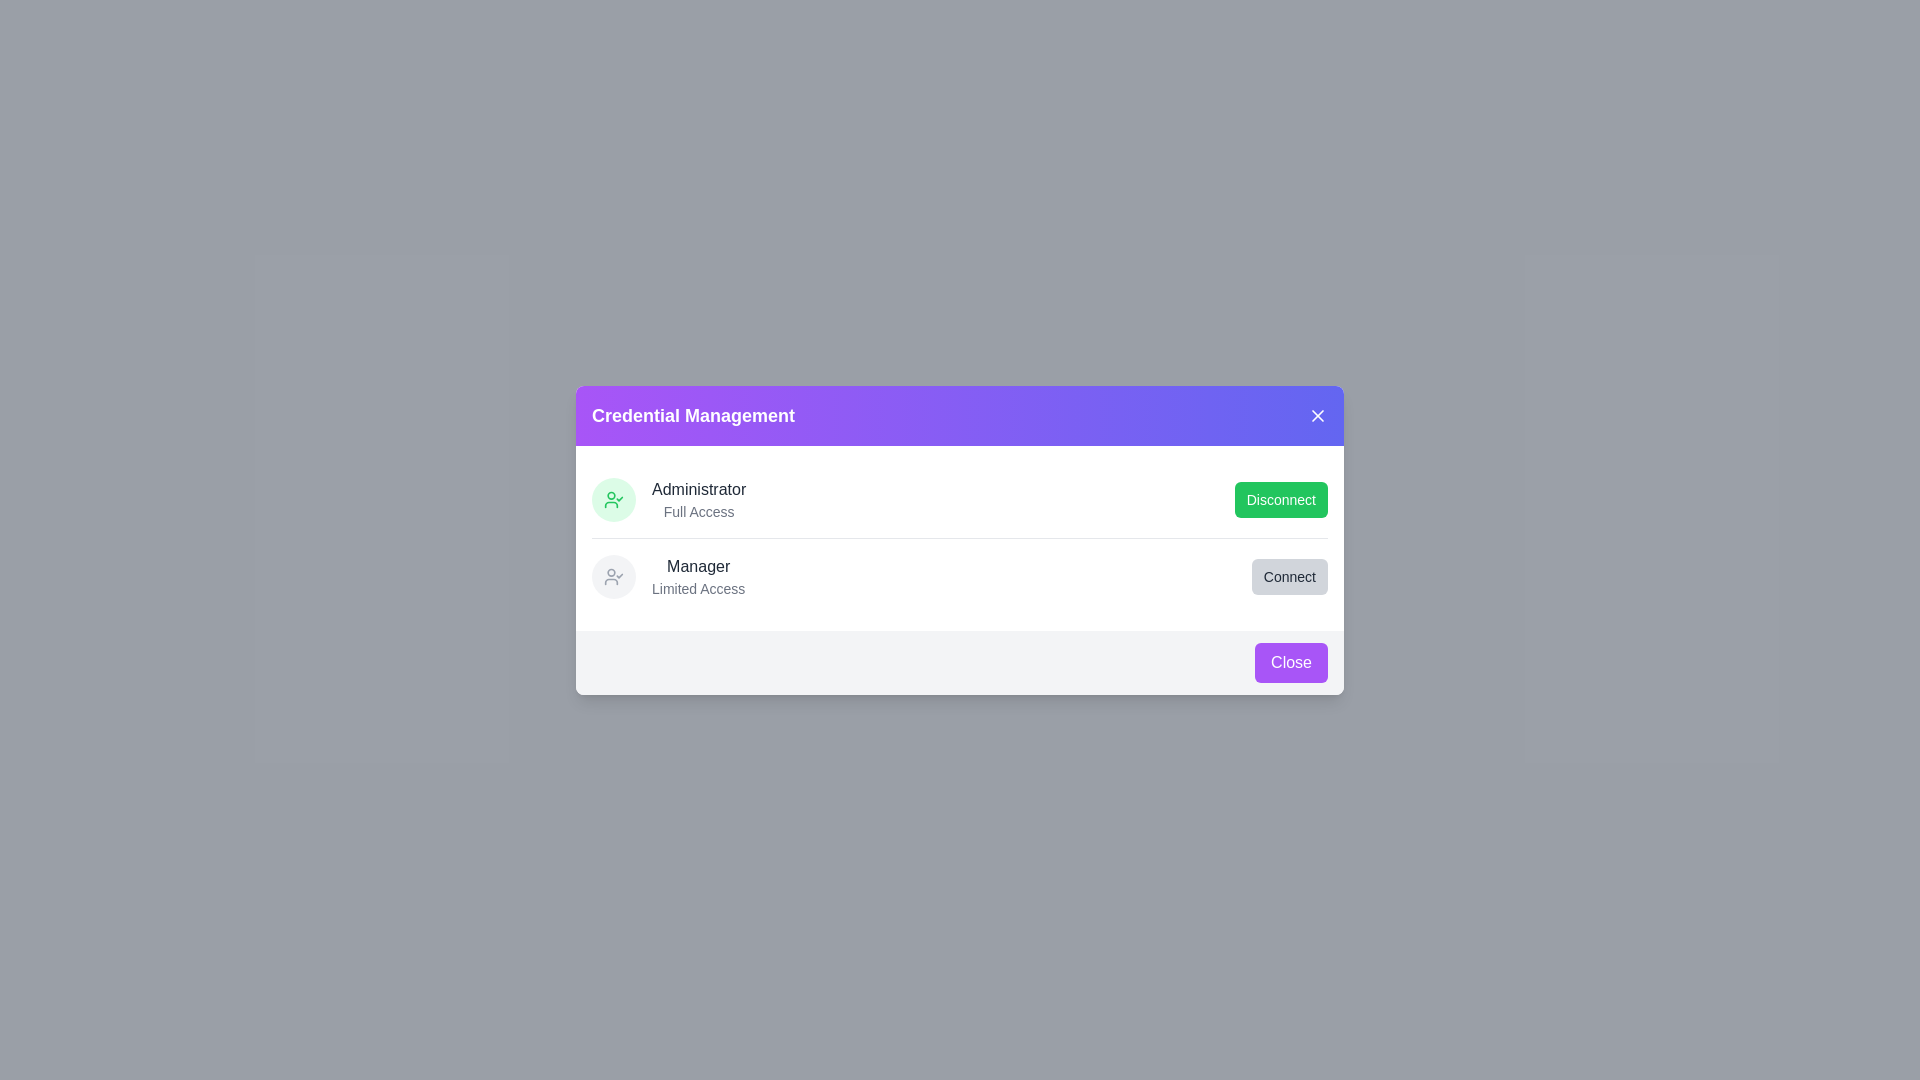  What do you see at coordinates (668, 576) in the screenshot?
I see `the displayed information of the 'Manager' informational list item component, which shows 'Limited Access' and is positioned between 'Administrator' and 'Connect'` at bounding box center [668, 576].